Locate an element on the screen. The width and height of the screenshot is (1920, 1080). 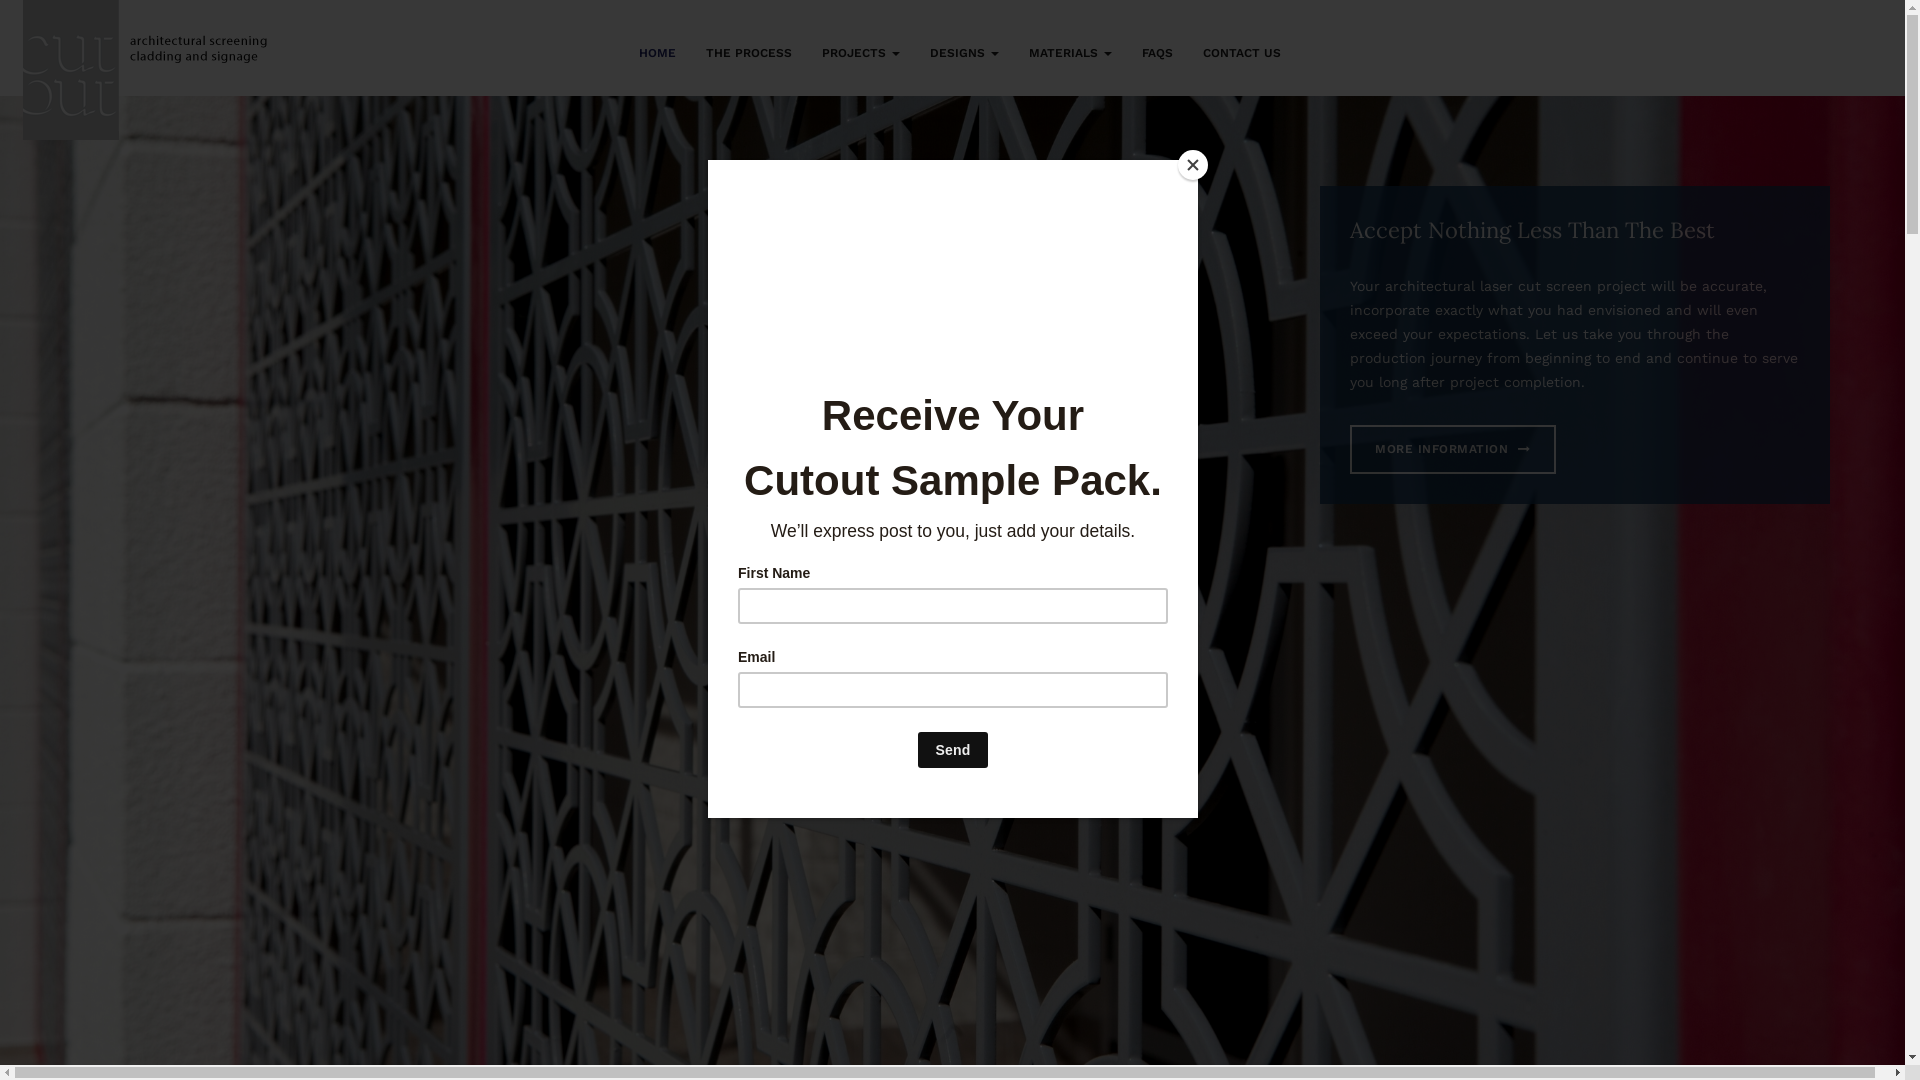
'FAQS' is located at coordinates (1157, 49).